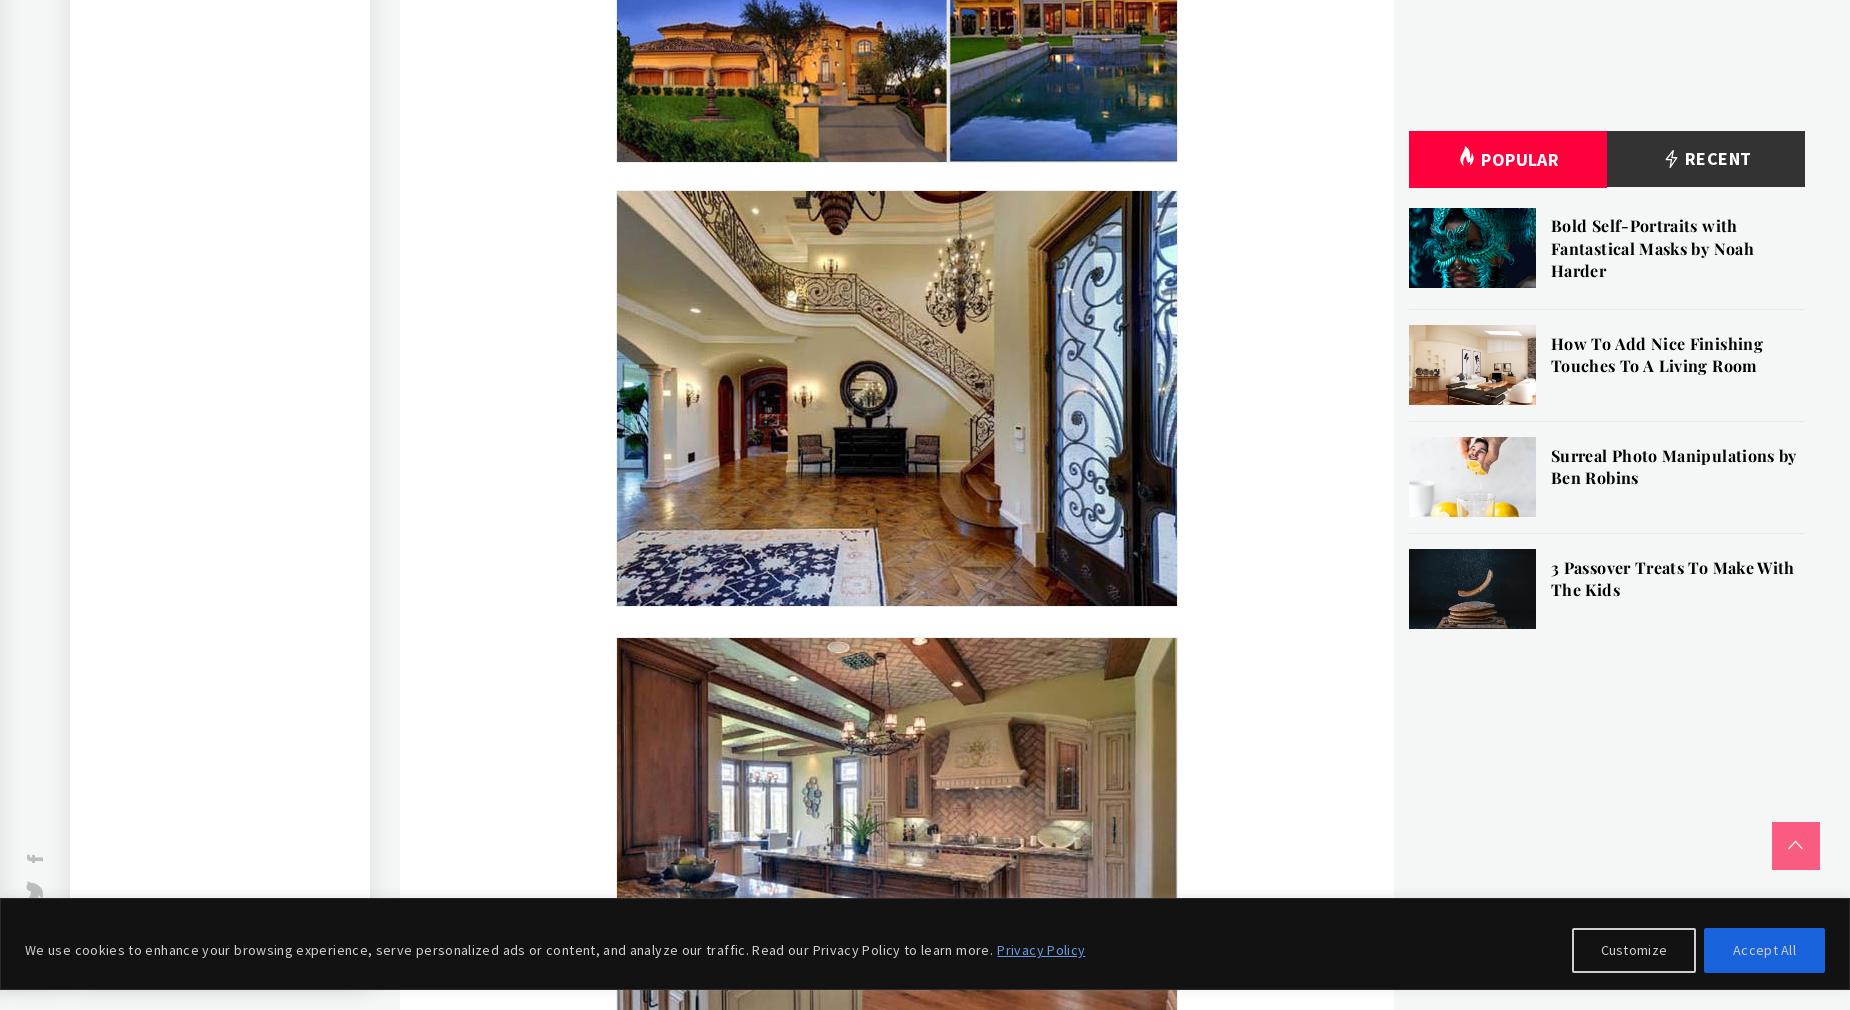 The height and width of the screenshot is (1010, 1850). What do you see at coordinates (1672, 465) in the screenshot?
I see `'Surreal Photo Manipulations by Ben Robins'` at bounding box center [1672, 465].